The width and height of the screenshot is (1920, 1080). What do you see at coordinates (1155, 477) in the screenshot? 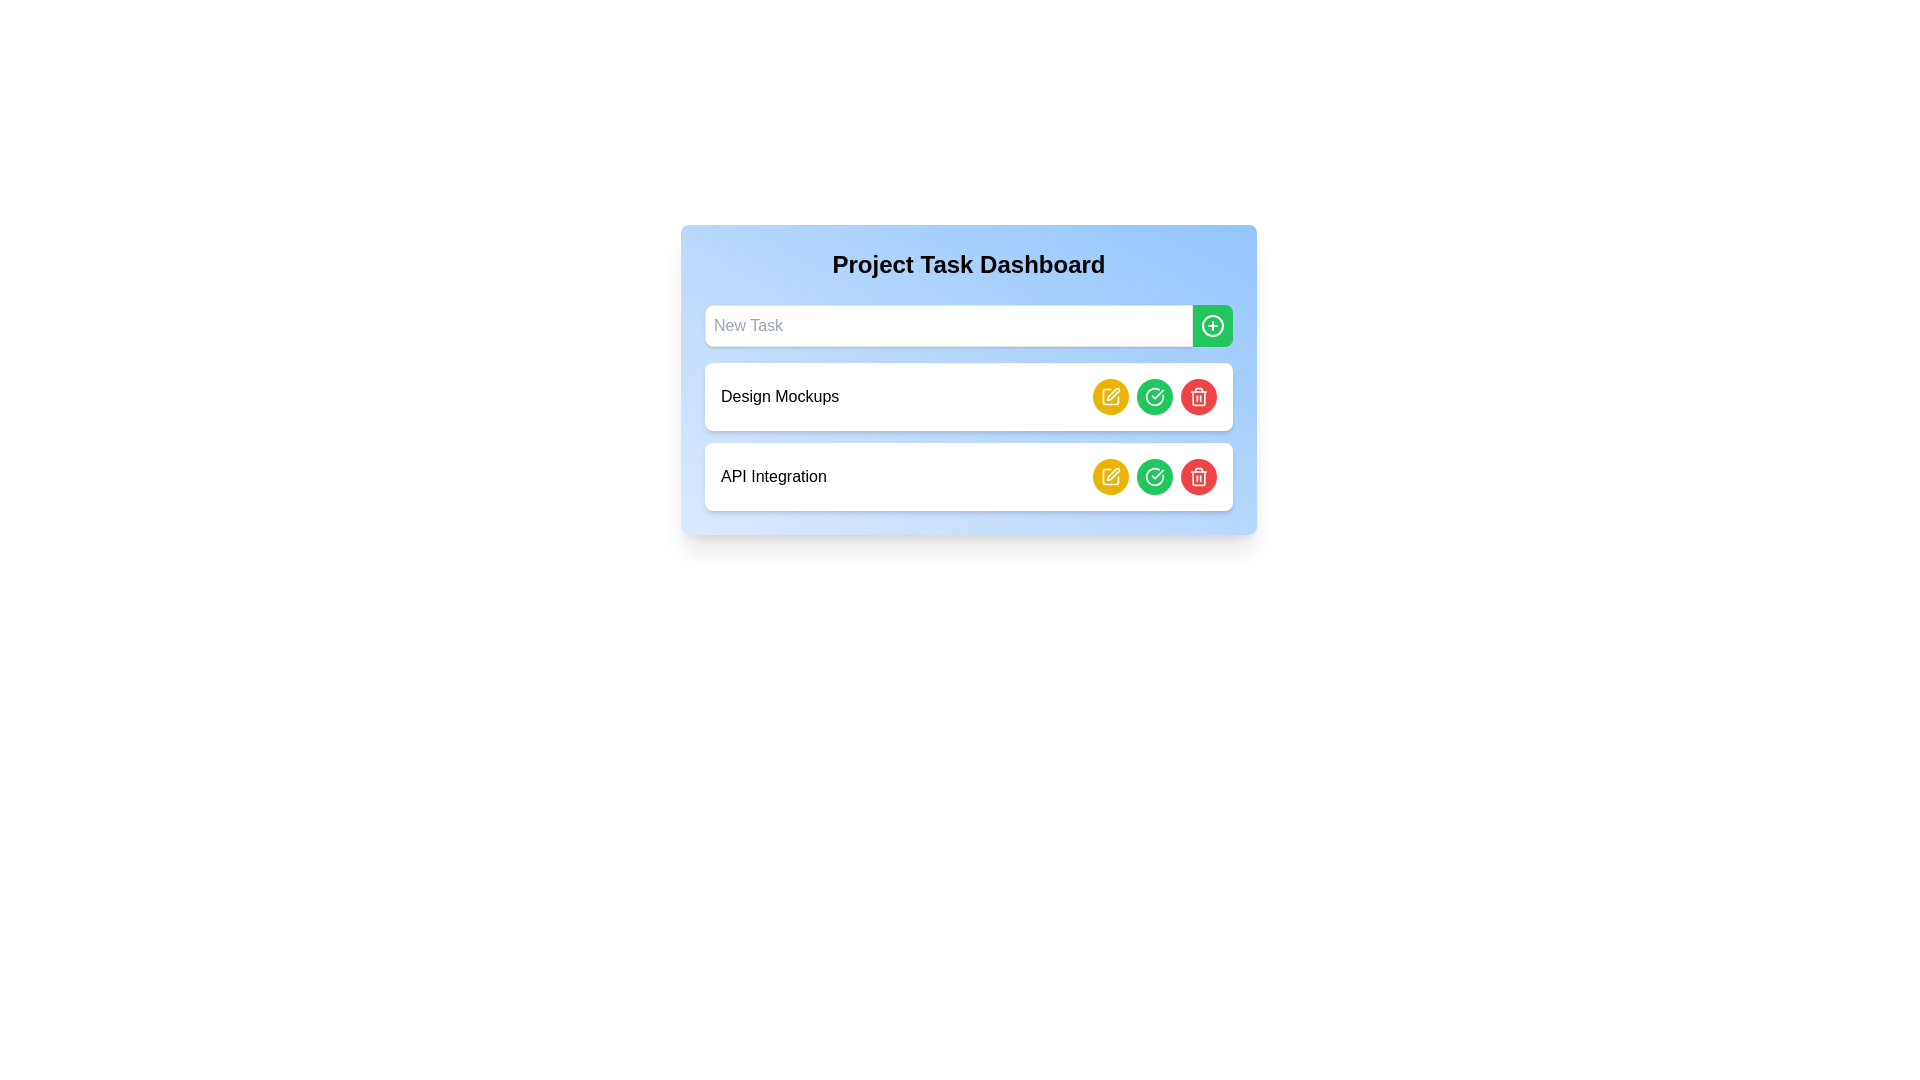
I see `the second circular action button with a green background located on the right side of the 'API Integration' task item row` at bounding box center [1155, 477].